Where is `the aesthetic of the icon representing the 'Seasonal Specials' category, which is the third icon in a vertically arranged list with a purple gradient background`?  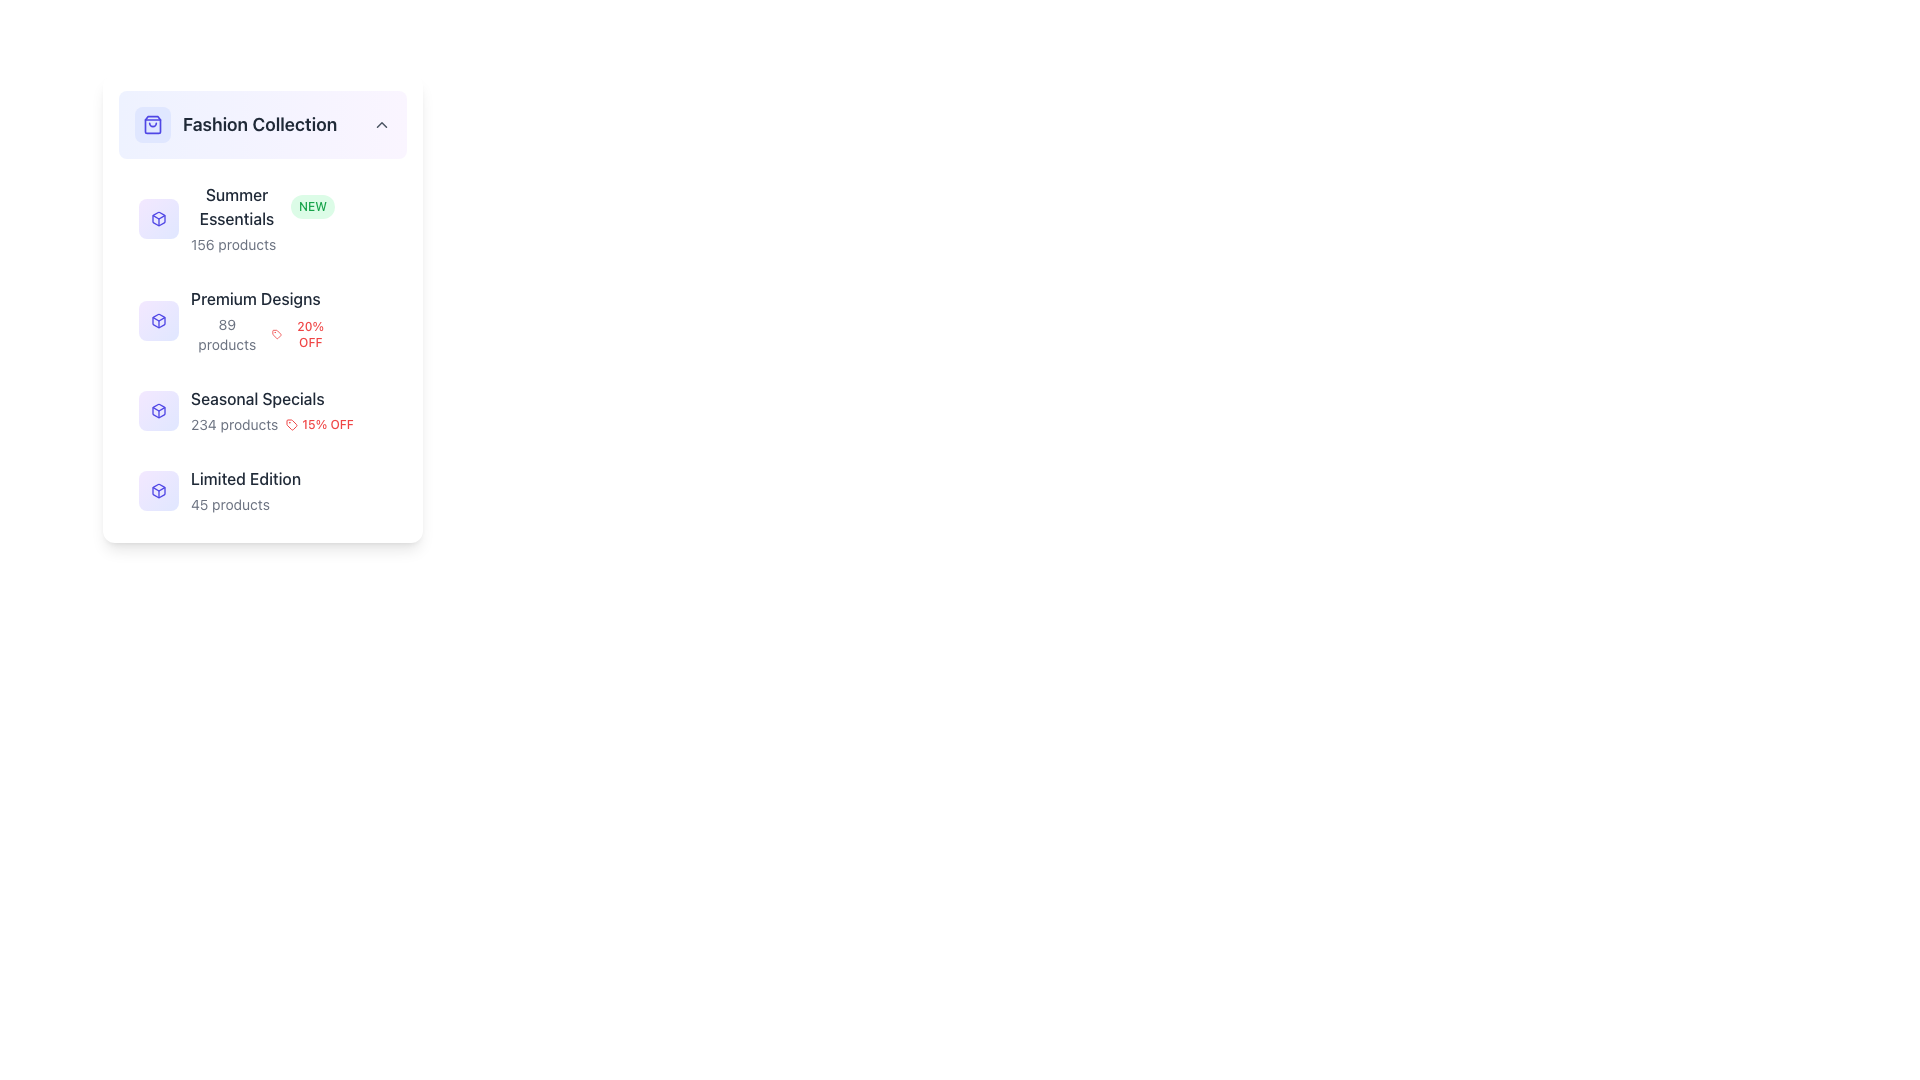
the aesthetic of the icon representing the 'Seasonal Specials' category, which is the third icon in a vertically arranged list with a purple gradient background is located at coordinates (157, 410).